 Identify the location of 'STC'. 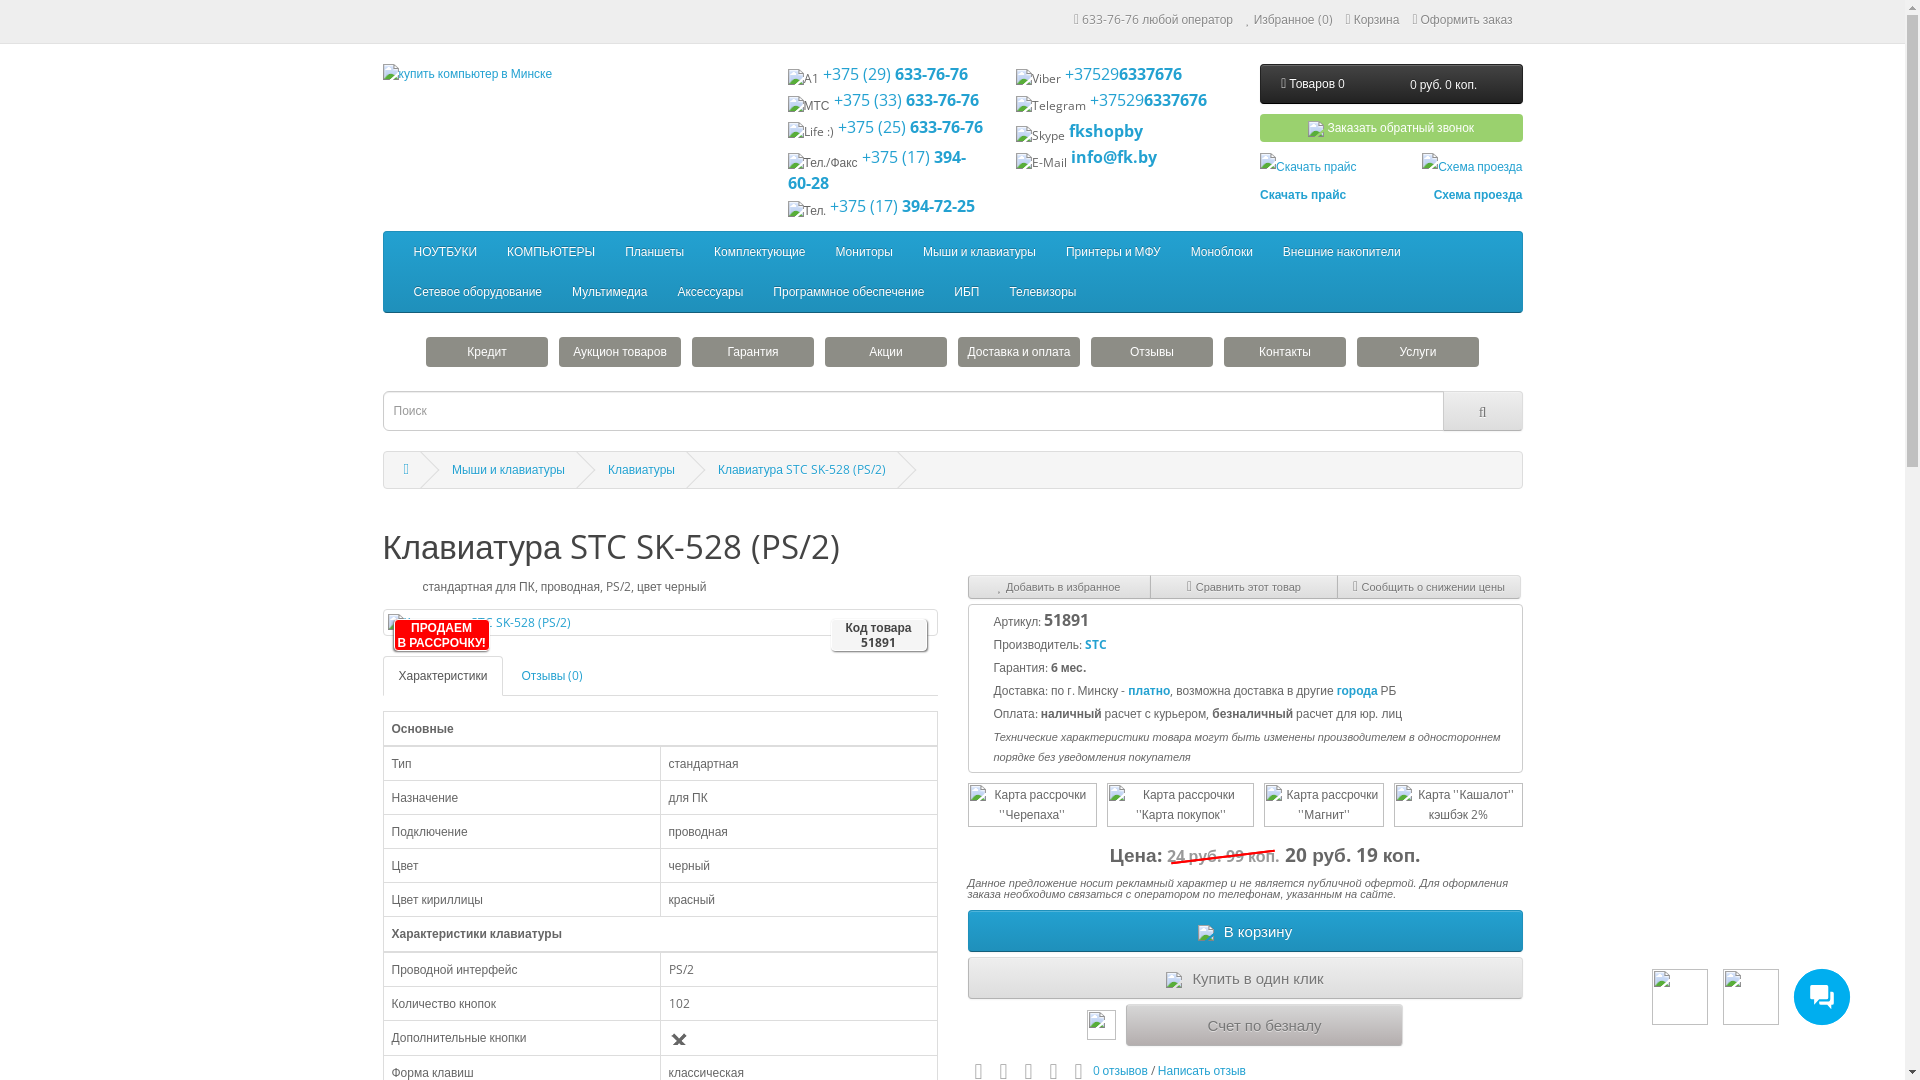
(1094, 644).